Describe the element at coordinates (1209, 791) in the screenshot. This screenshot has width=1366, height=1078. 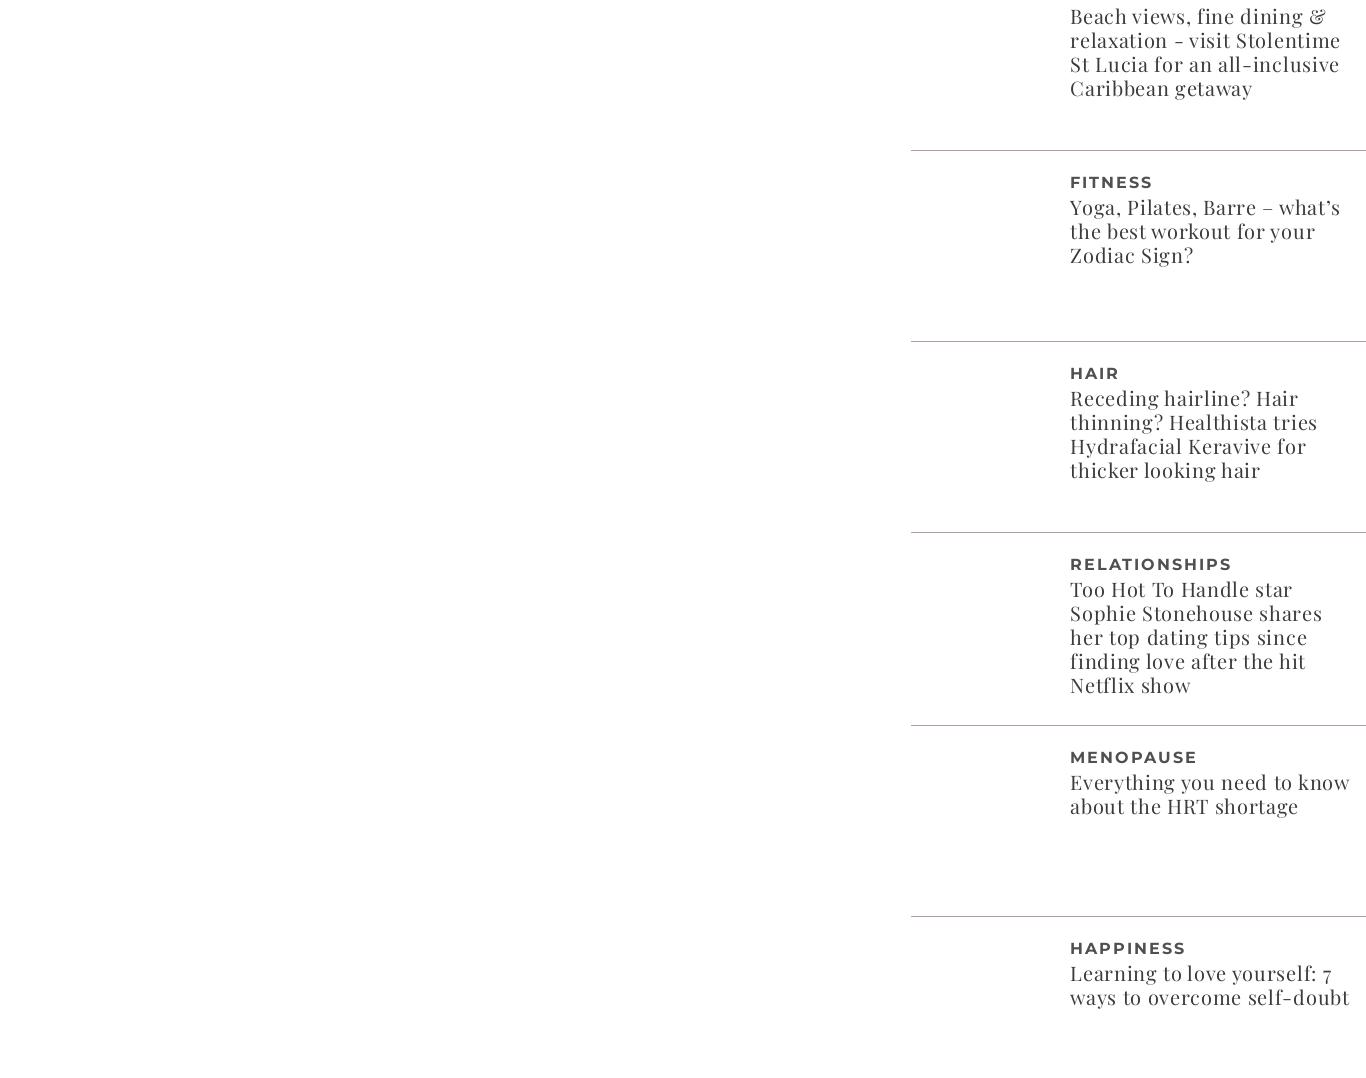
I see `'Everything you need to know about the HRT shortage'` at that location.